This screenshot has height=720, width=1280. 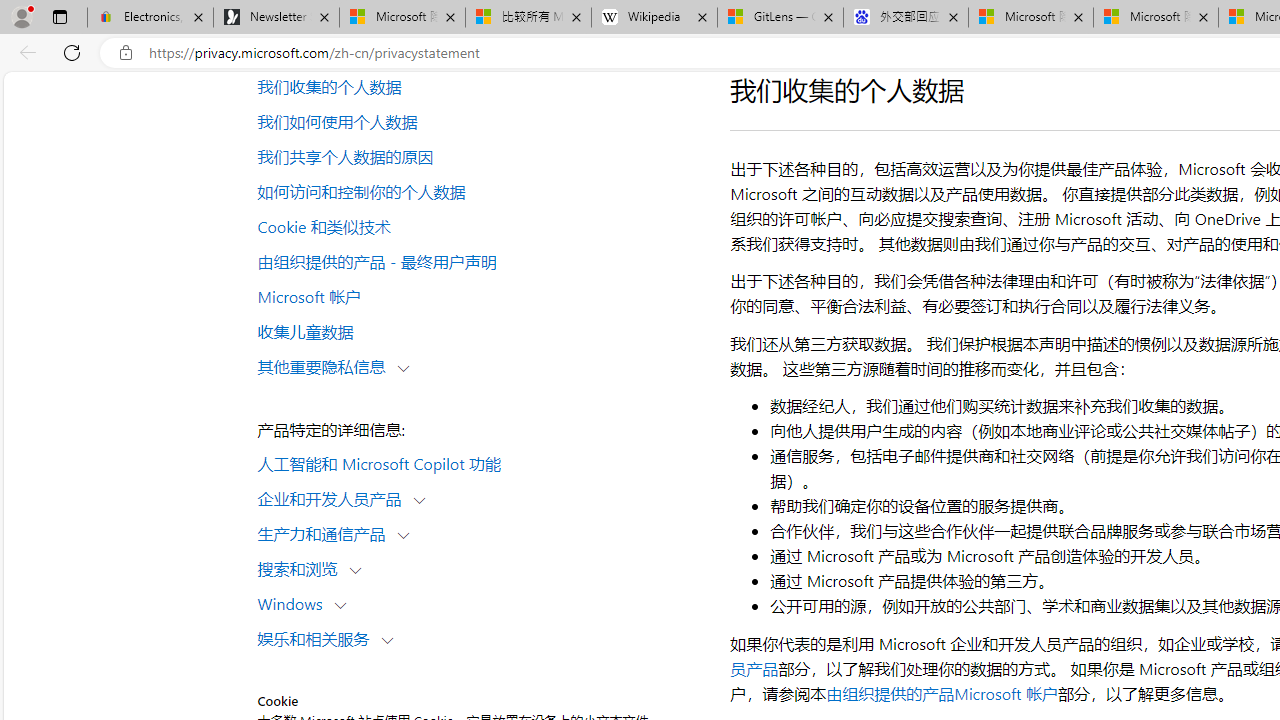 I want to click on 'Wikipedia', so click(x=654, y=17).